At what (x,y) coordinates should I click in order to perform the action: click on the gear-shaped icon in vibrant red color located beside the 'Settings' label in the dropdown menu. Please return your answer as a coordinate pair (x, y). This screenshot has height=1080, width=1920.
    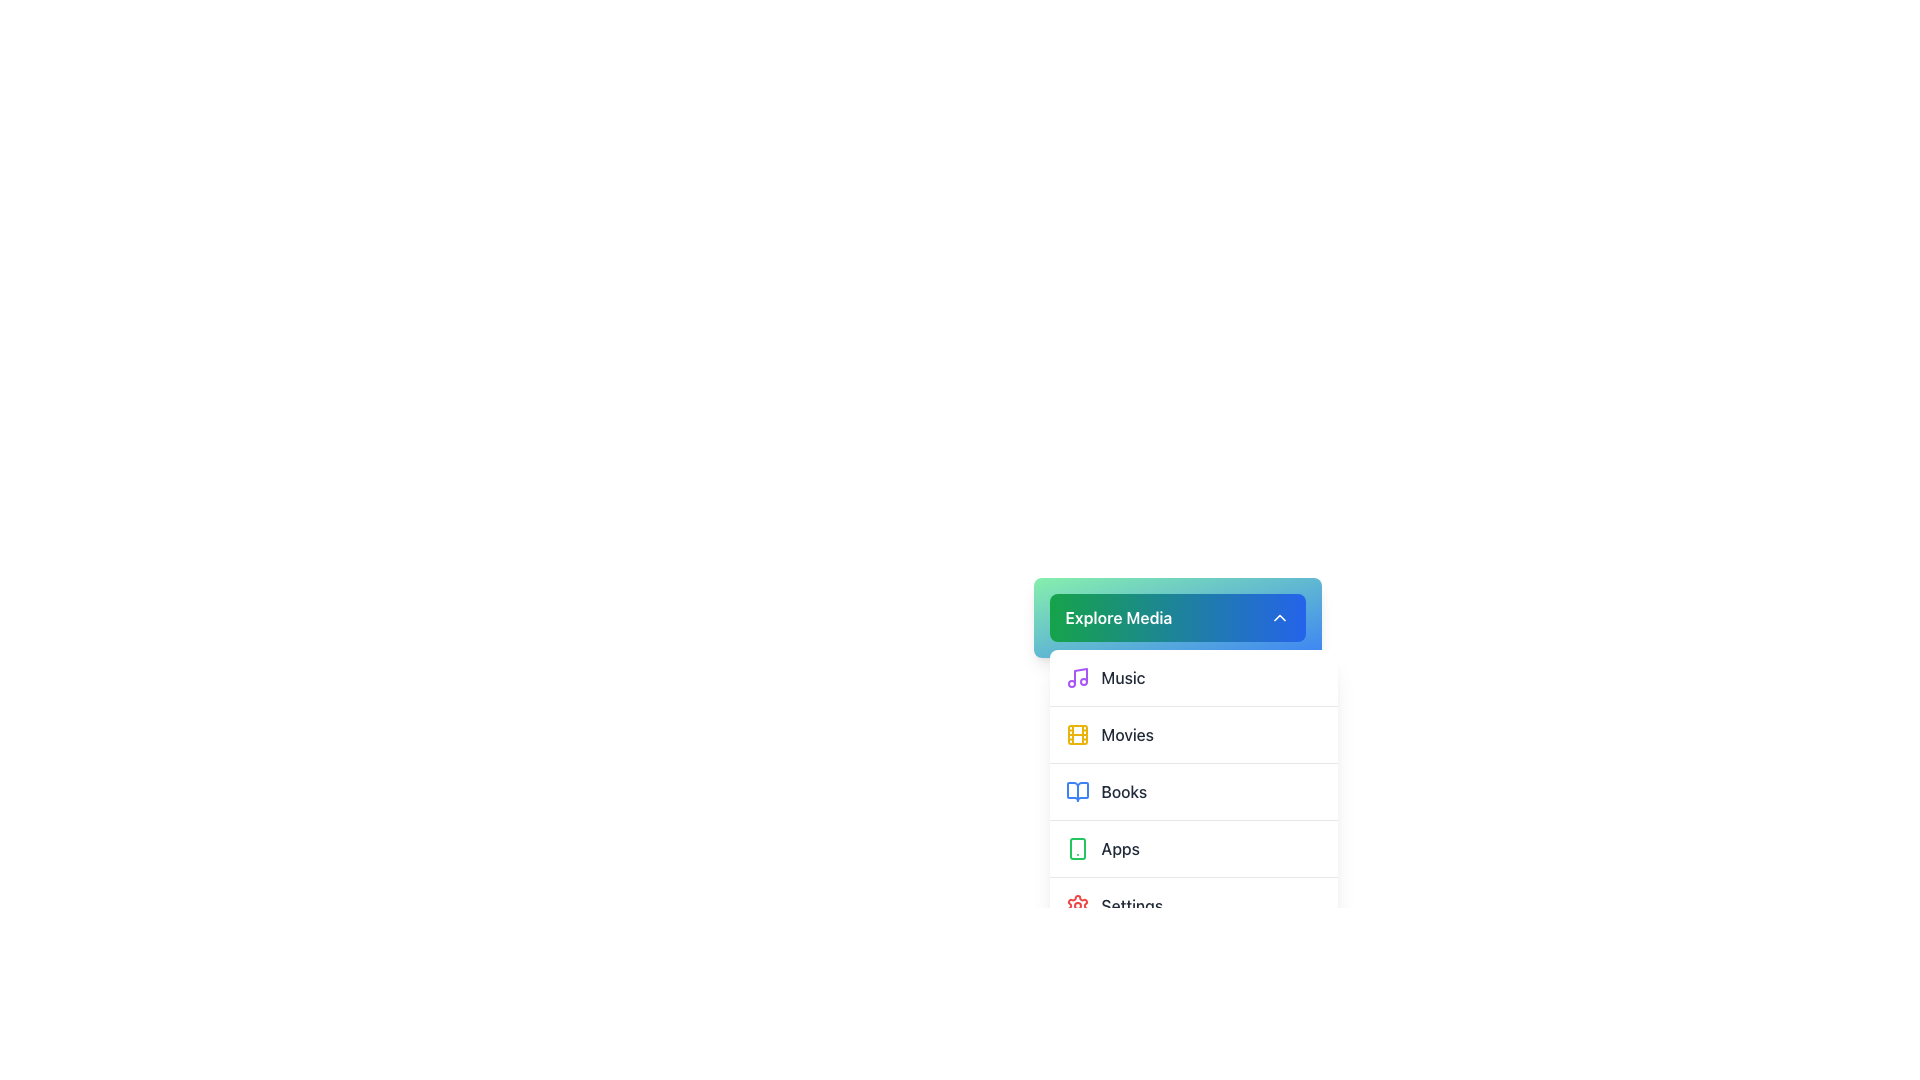
    Looking at the image, I should click on (1076, 906).